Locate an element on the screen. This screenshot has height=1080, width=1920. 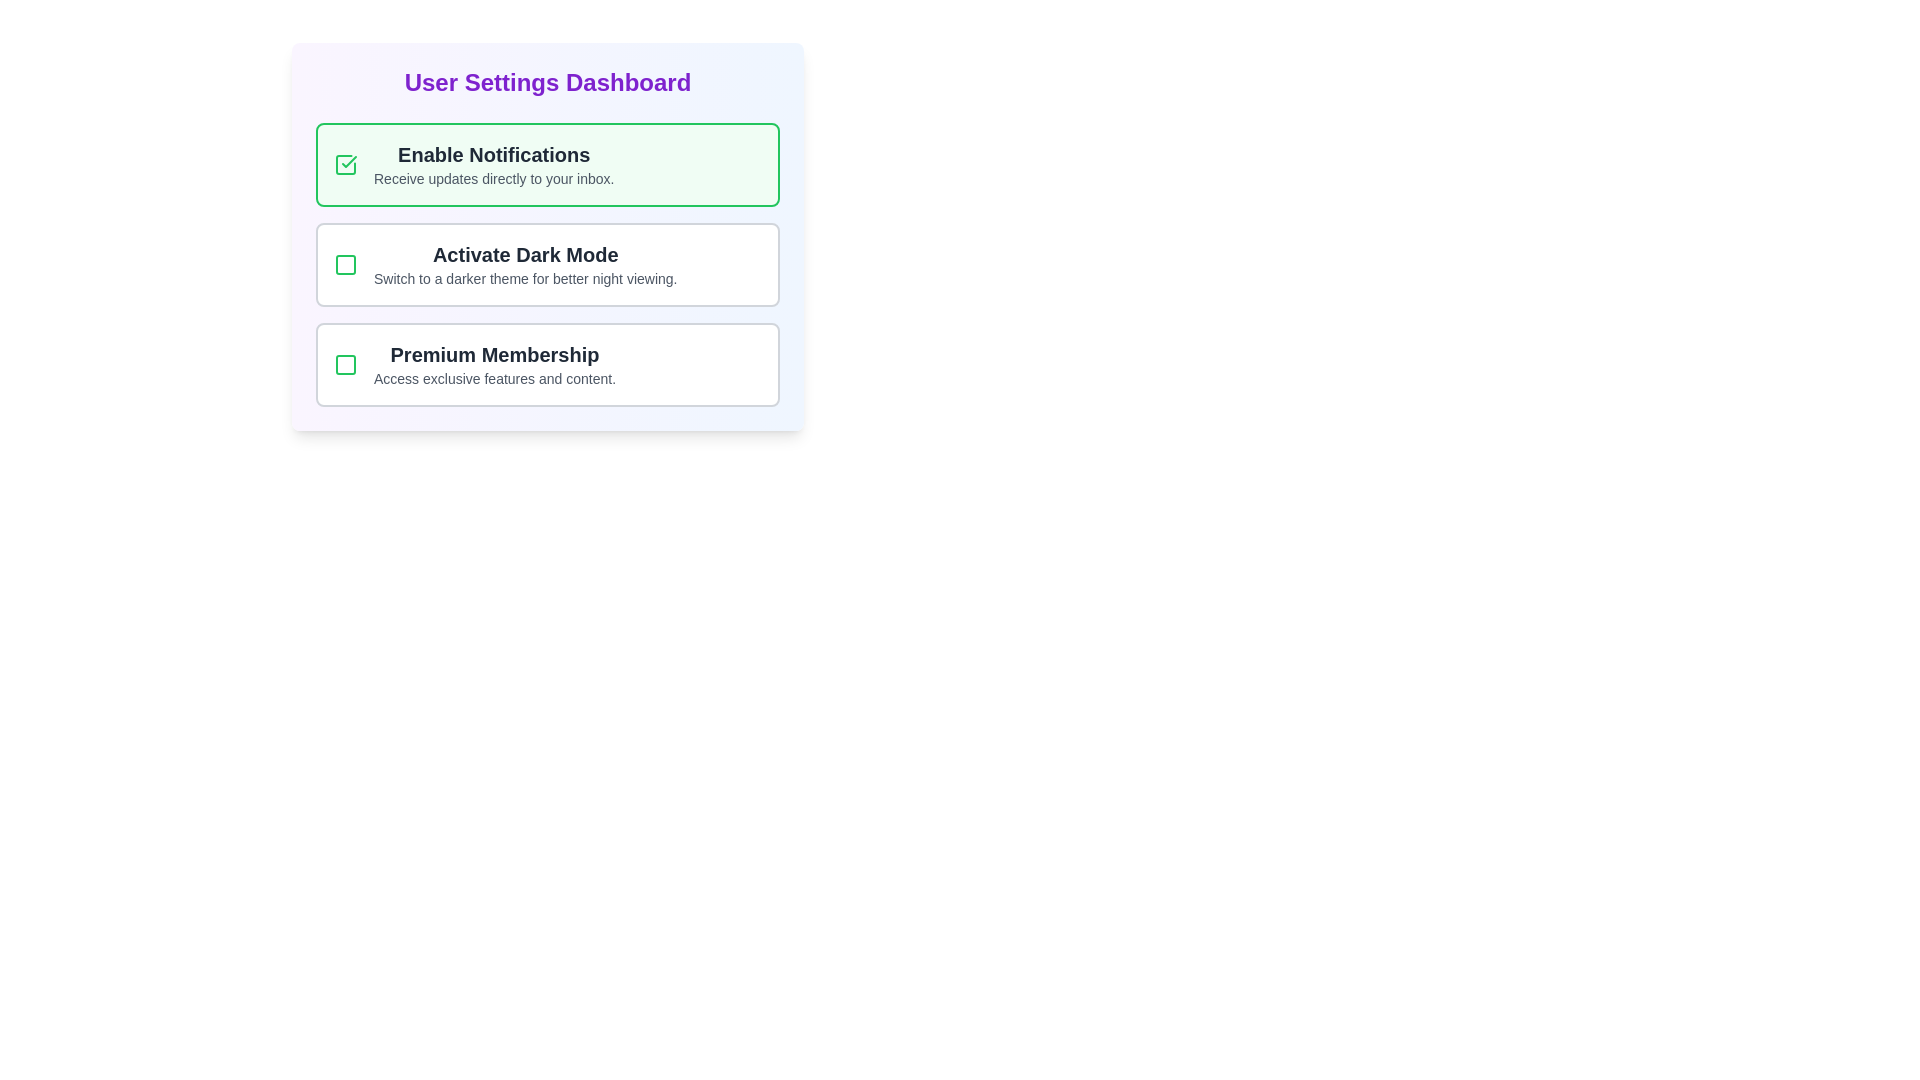
text of the selectable option with a checkbox that allows users to opt in to receive notifications, located at the topmost position among a stacked list of three options is located at coordinates (547, 164).